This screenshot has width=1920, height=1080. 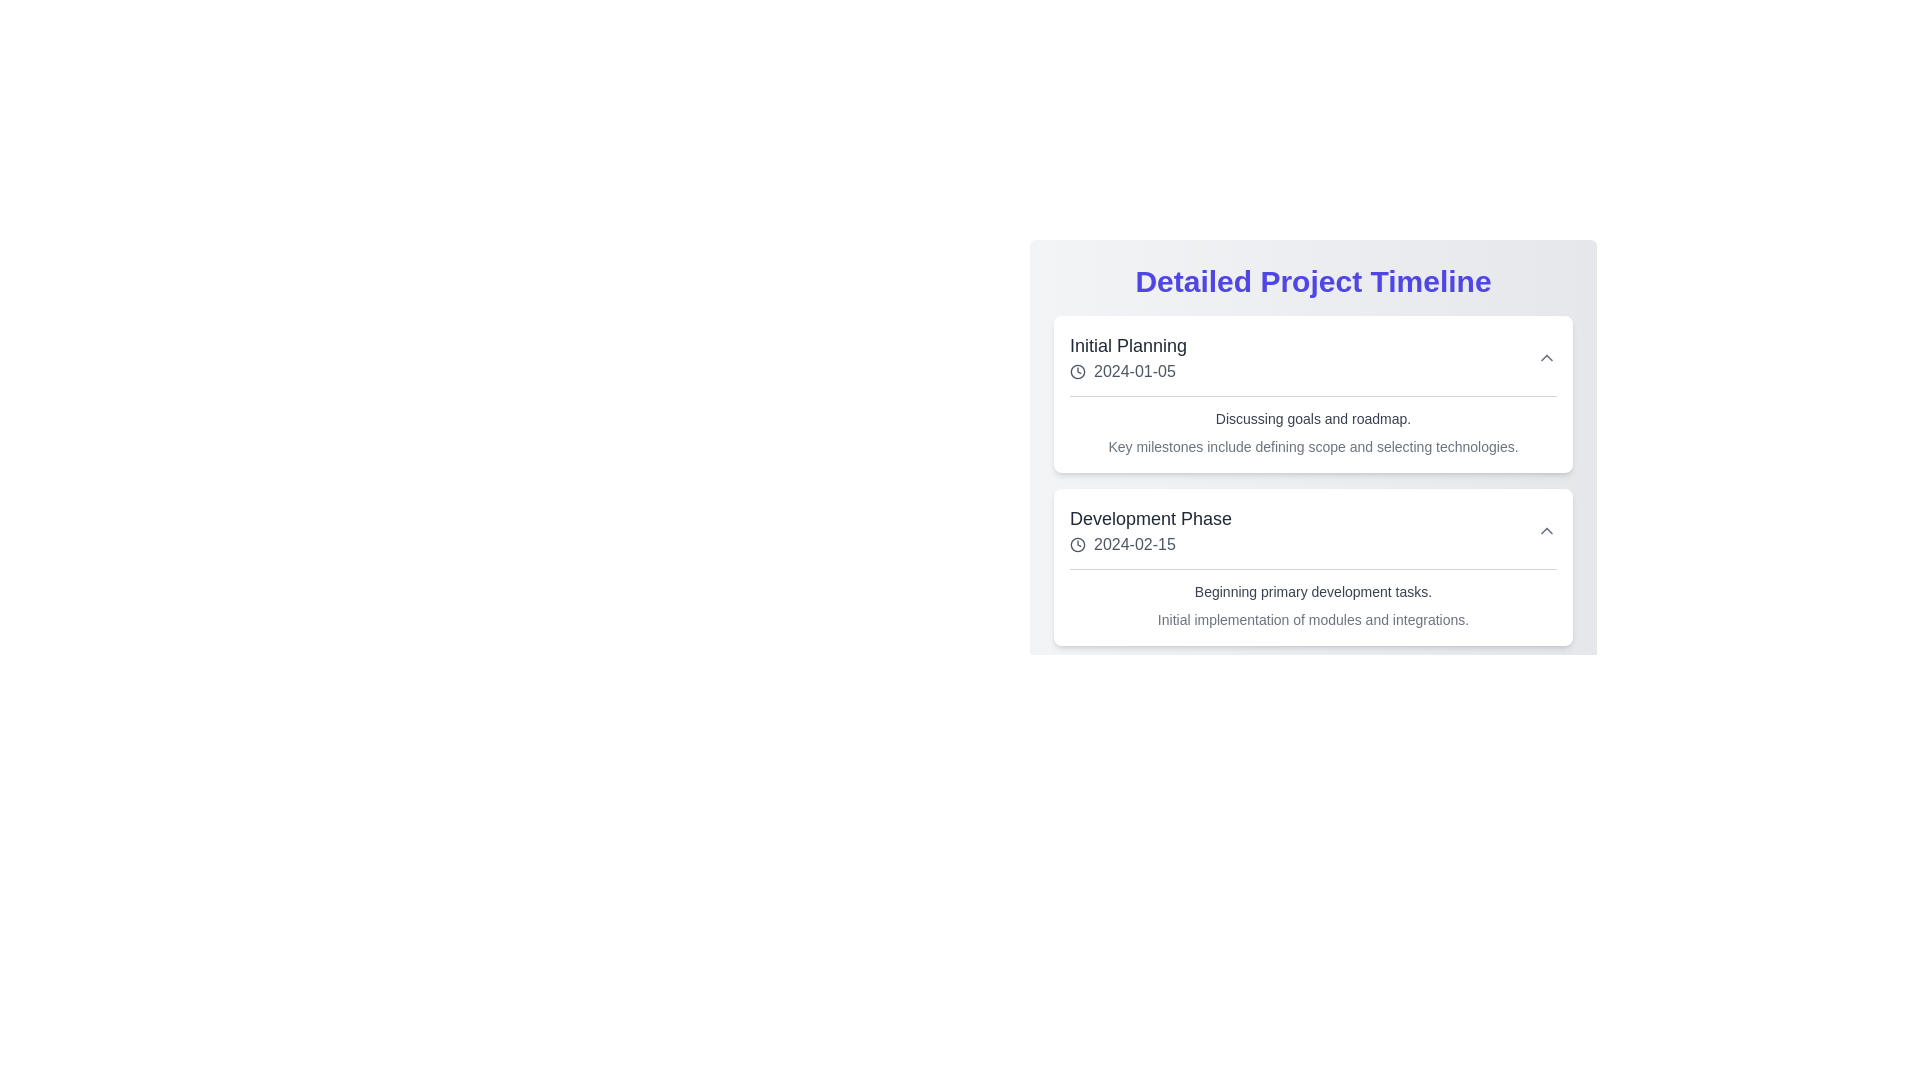 I want to click on the date in the 'Initial Planning' project timeline entry, so click(x=1313, y=357).